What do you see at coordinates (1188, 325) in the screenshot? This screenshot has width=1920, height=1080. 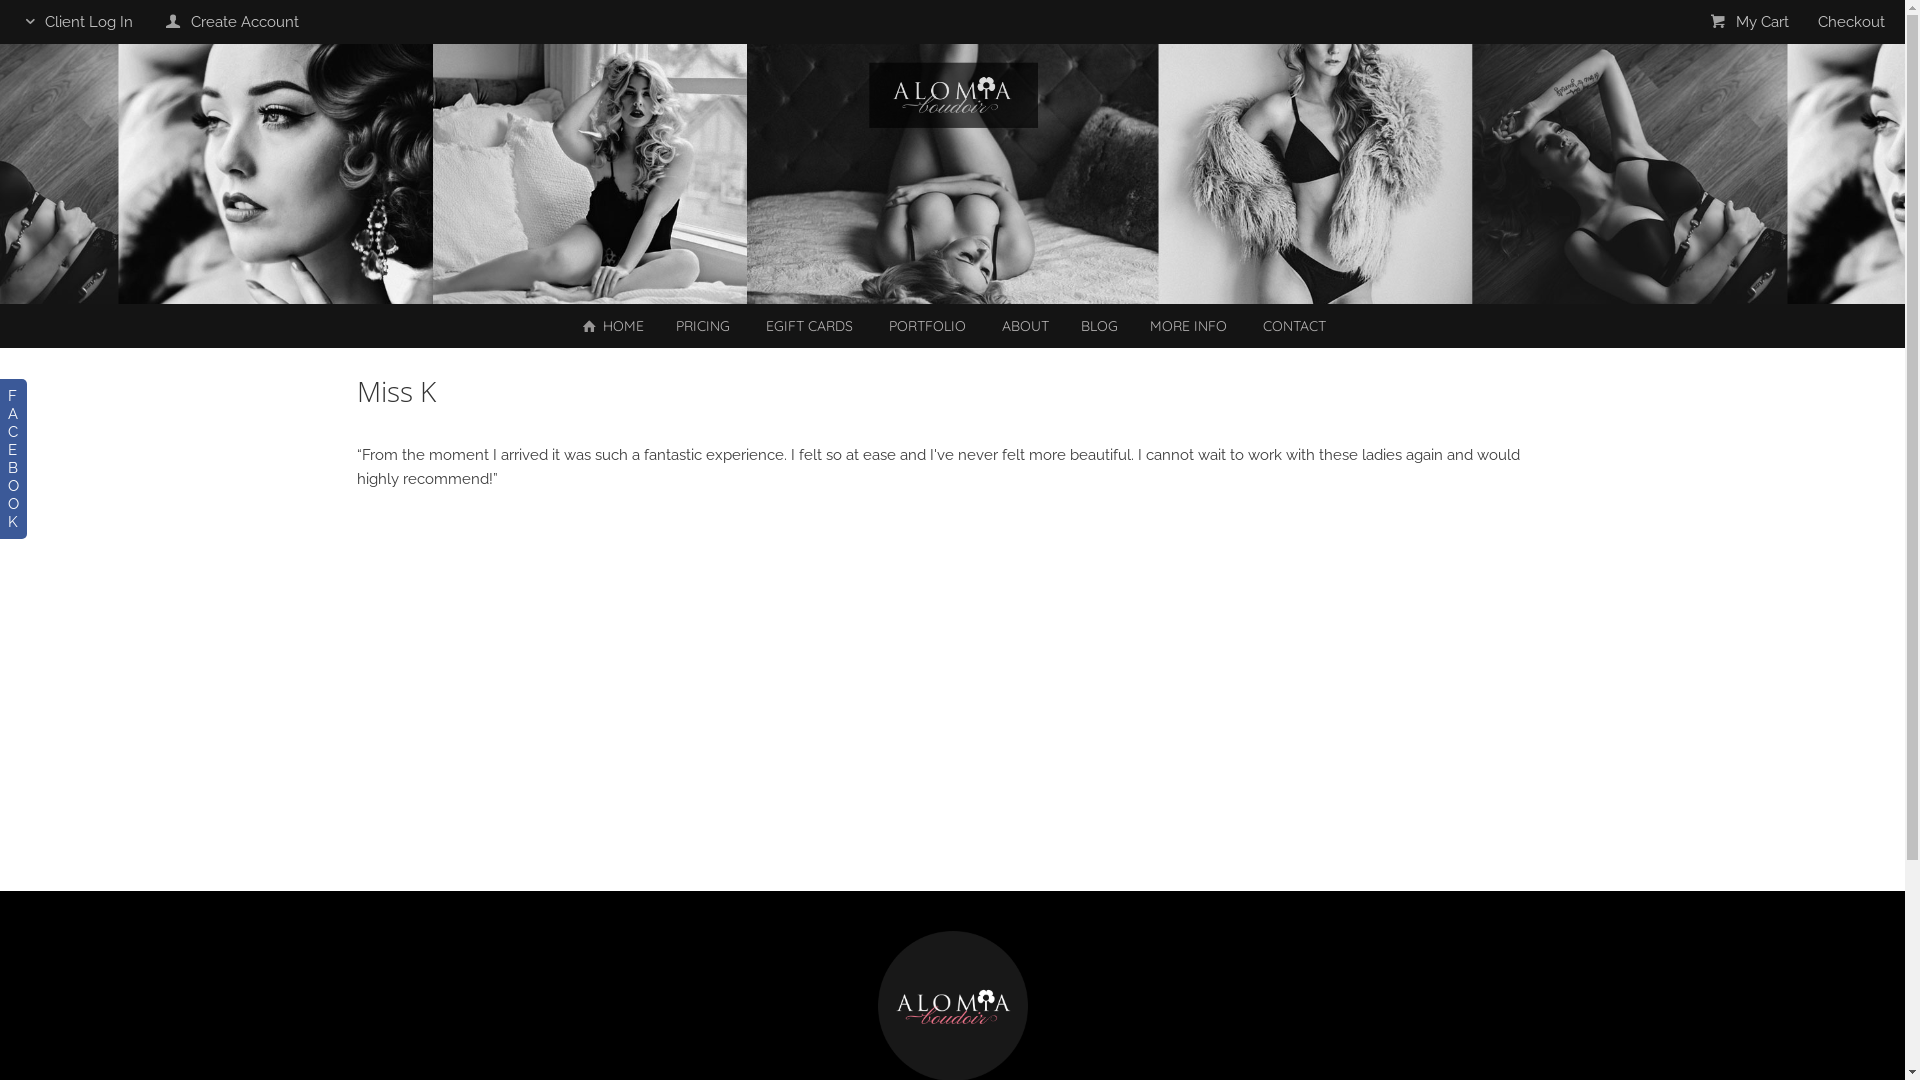 I see `'MORE INFO'` at bounding box center [1188, 325].